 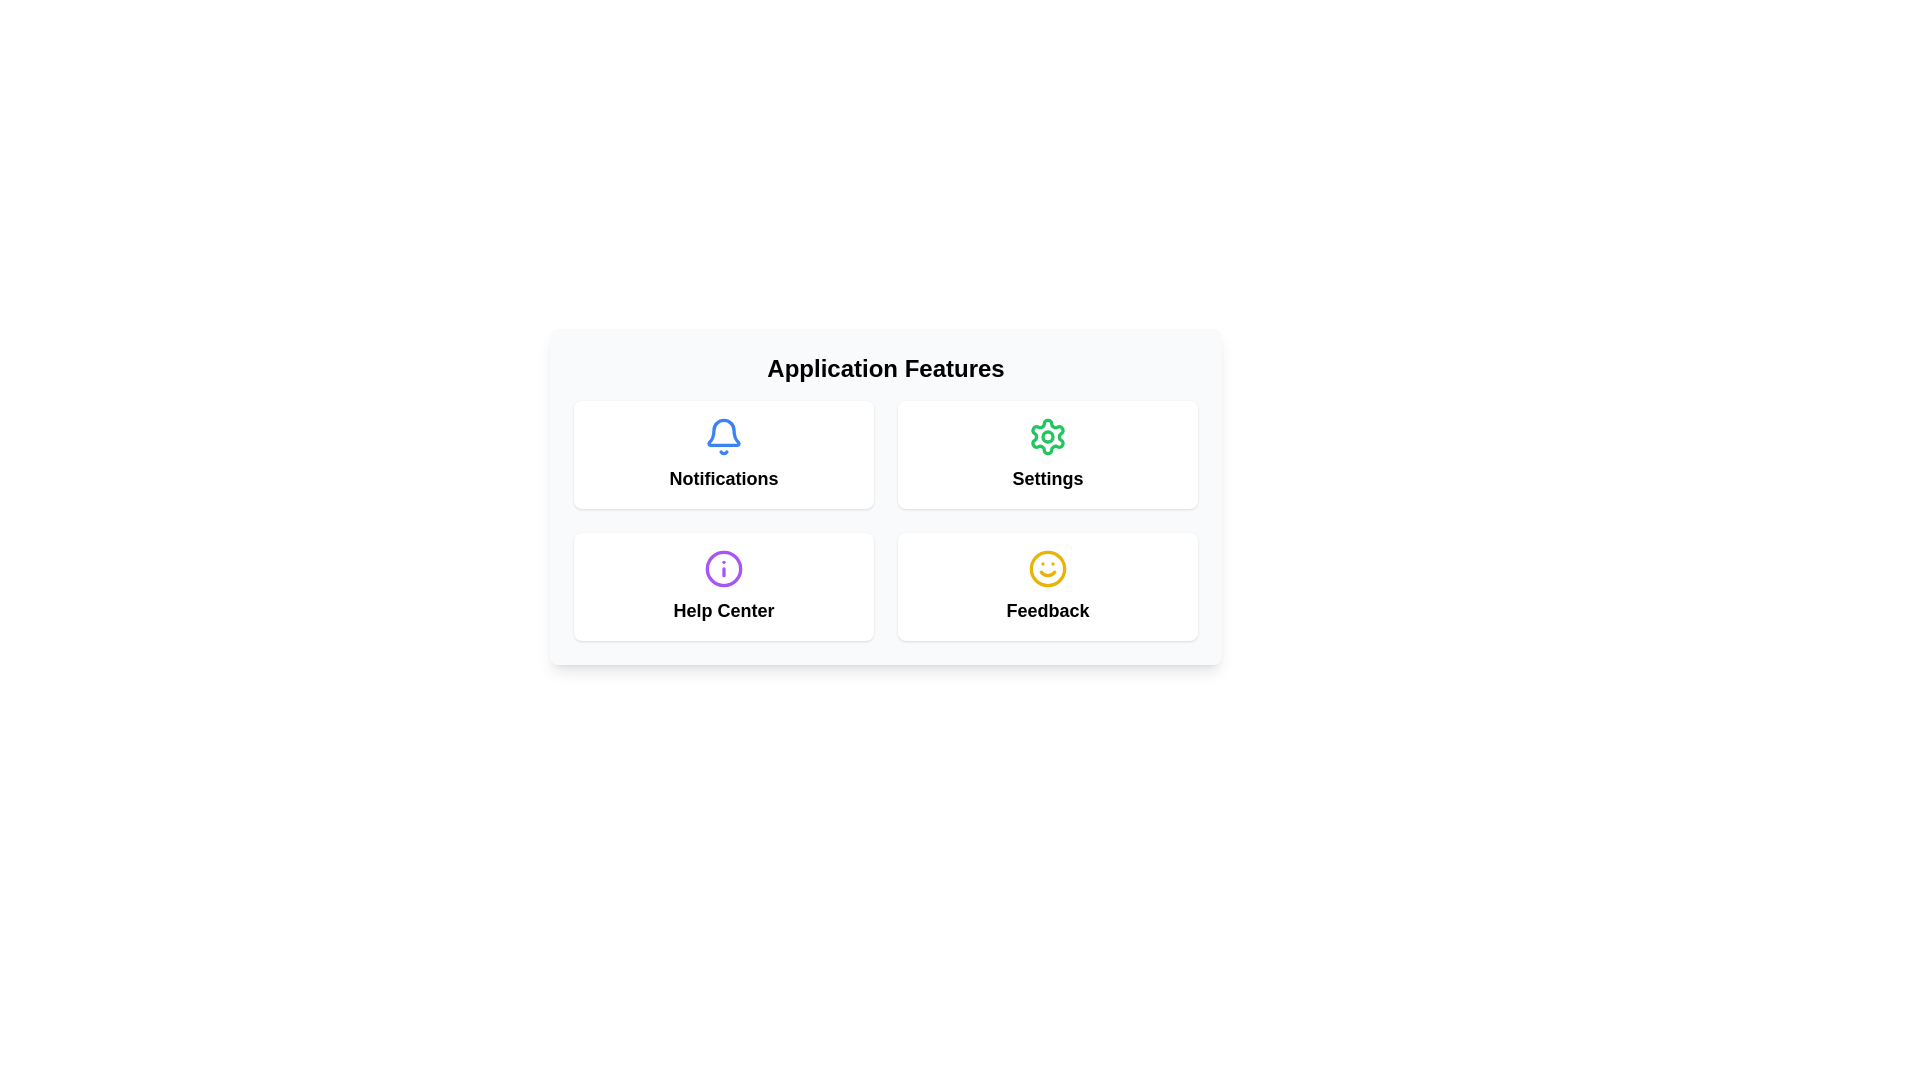 What do you see at coordinates (723, 455) in the screenshot?
I see `the blue bell icon labeled 'Notifications'` at bounding box center [723, 455].